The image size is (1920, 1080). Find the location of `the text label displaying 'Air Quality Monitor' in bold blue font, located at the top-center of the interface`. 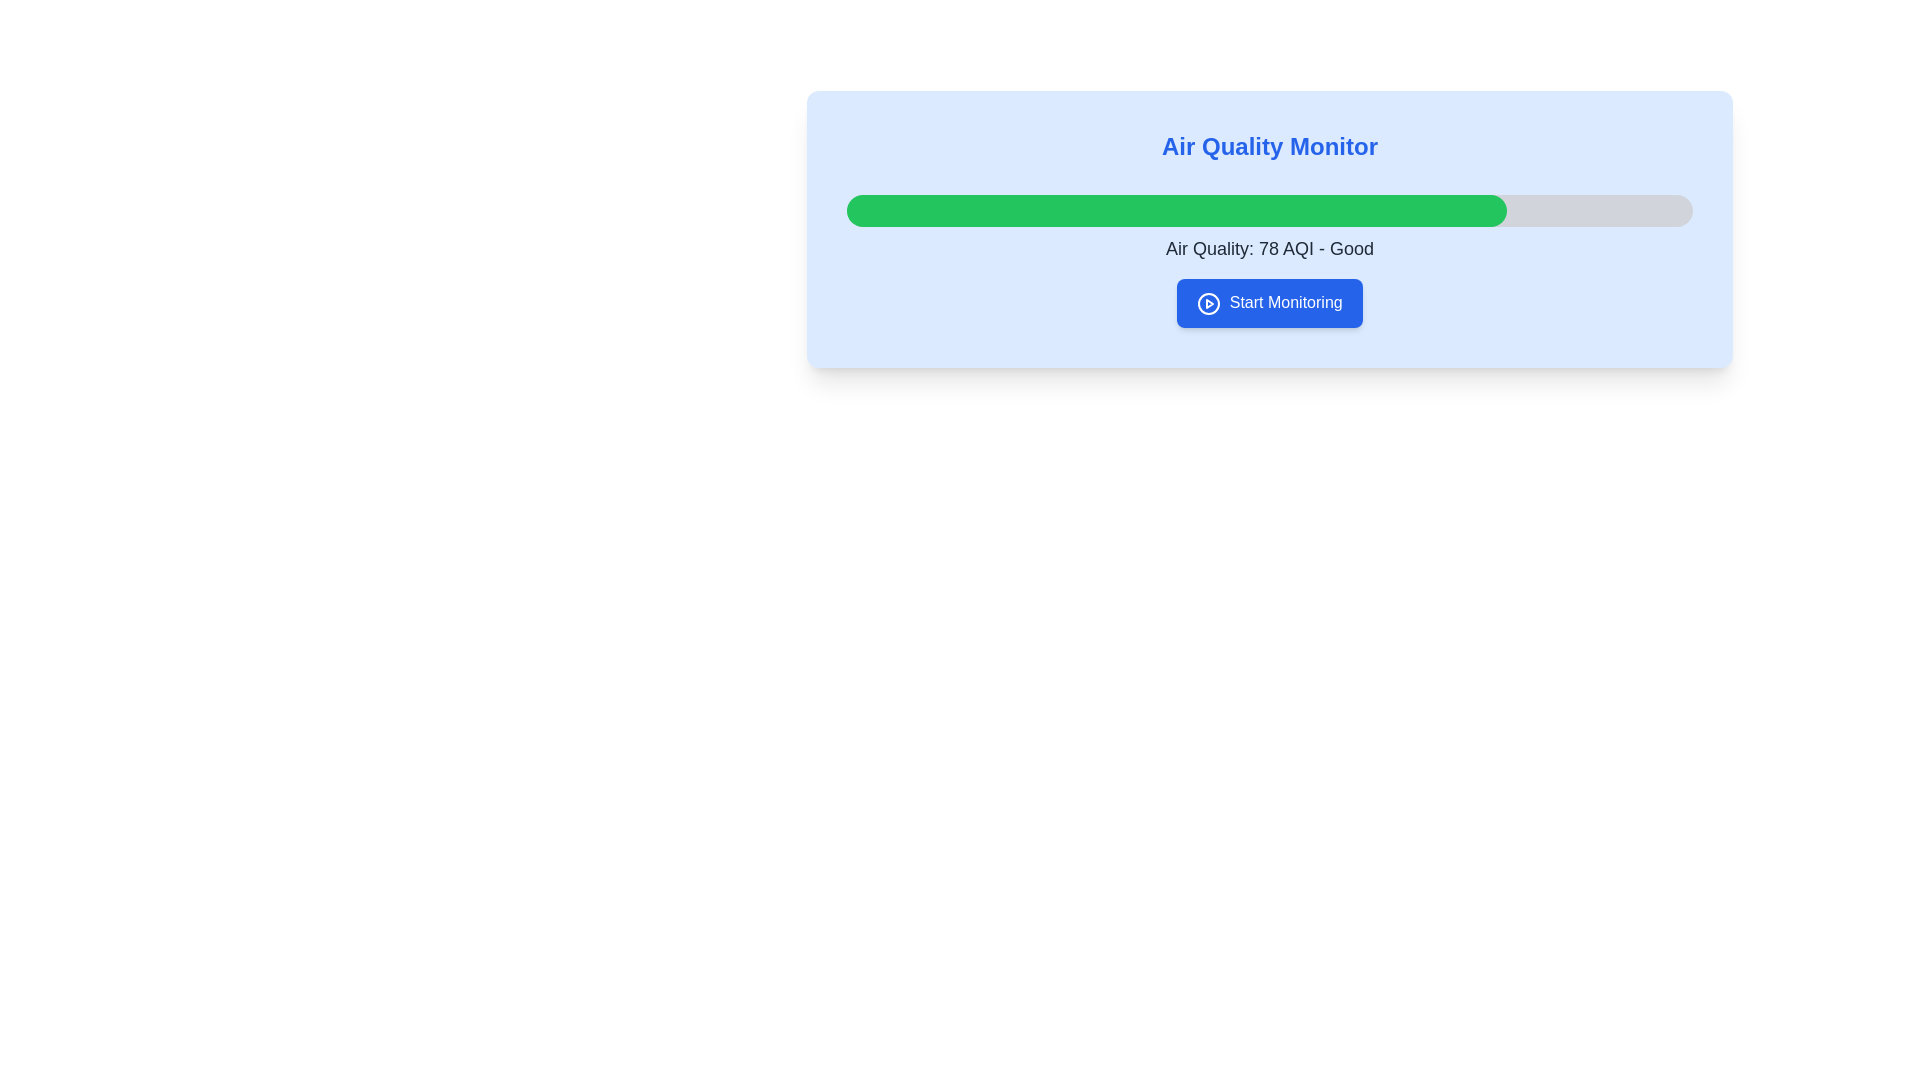

the text label displaying 'Air Quality Monitor' in bold blue font, located at the top-center of the interface is located at coordinates (1269, 145).